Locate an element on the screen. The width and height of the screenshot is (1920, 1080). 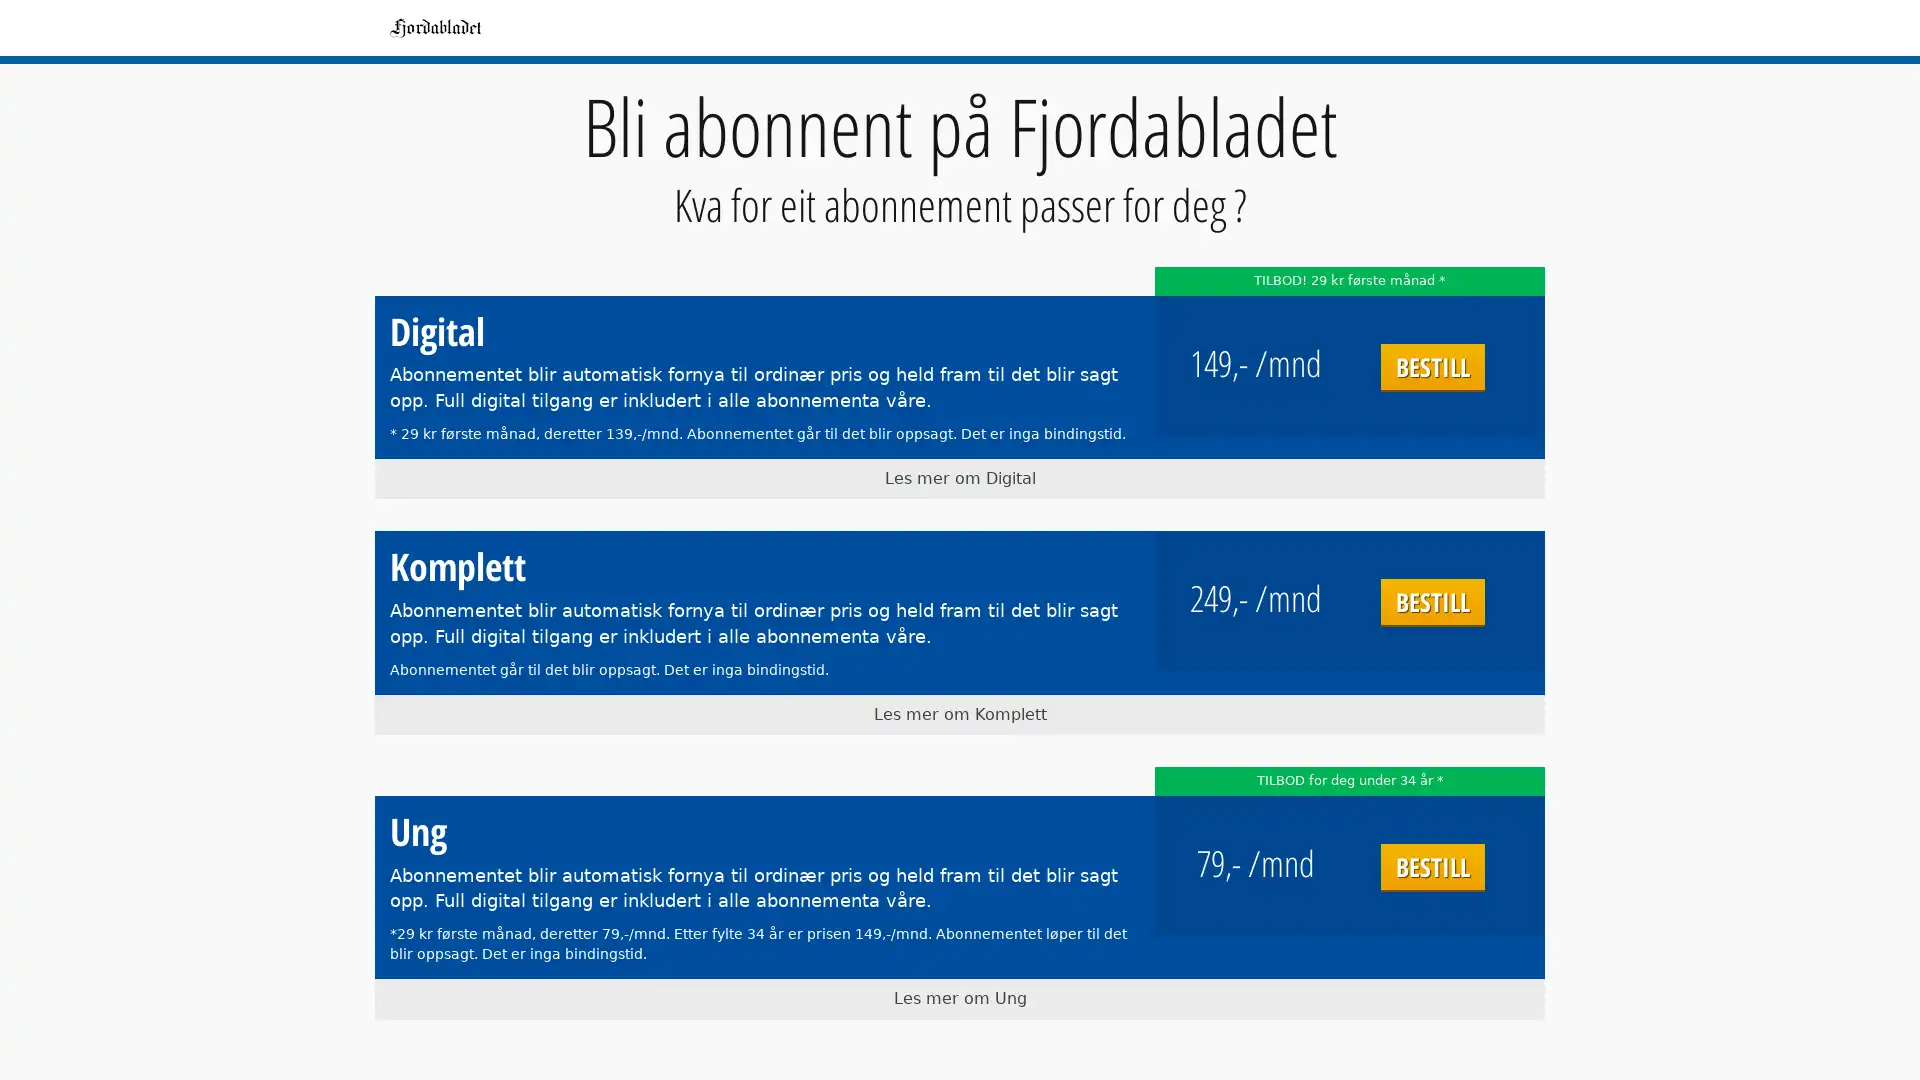
Les mer om Komplett is located at coordinates (960, 713).